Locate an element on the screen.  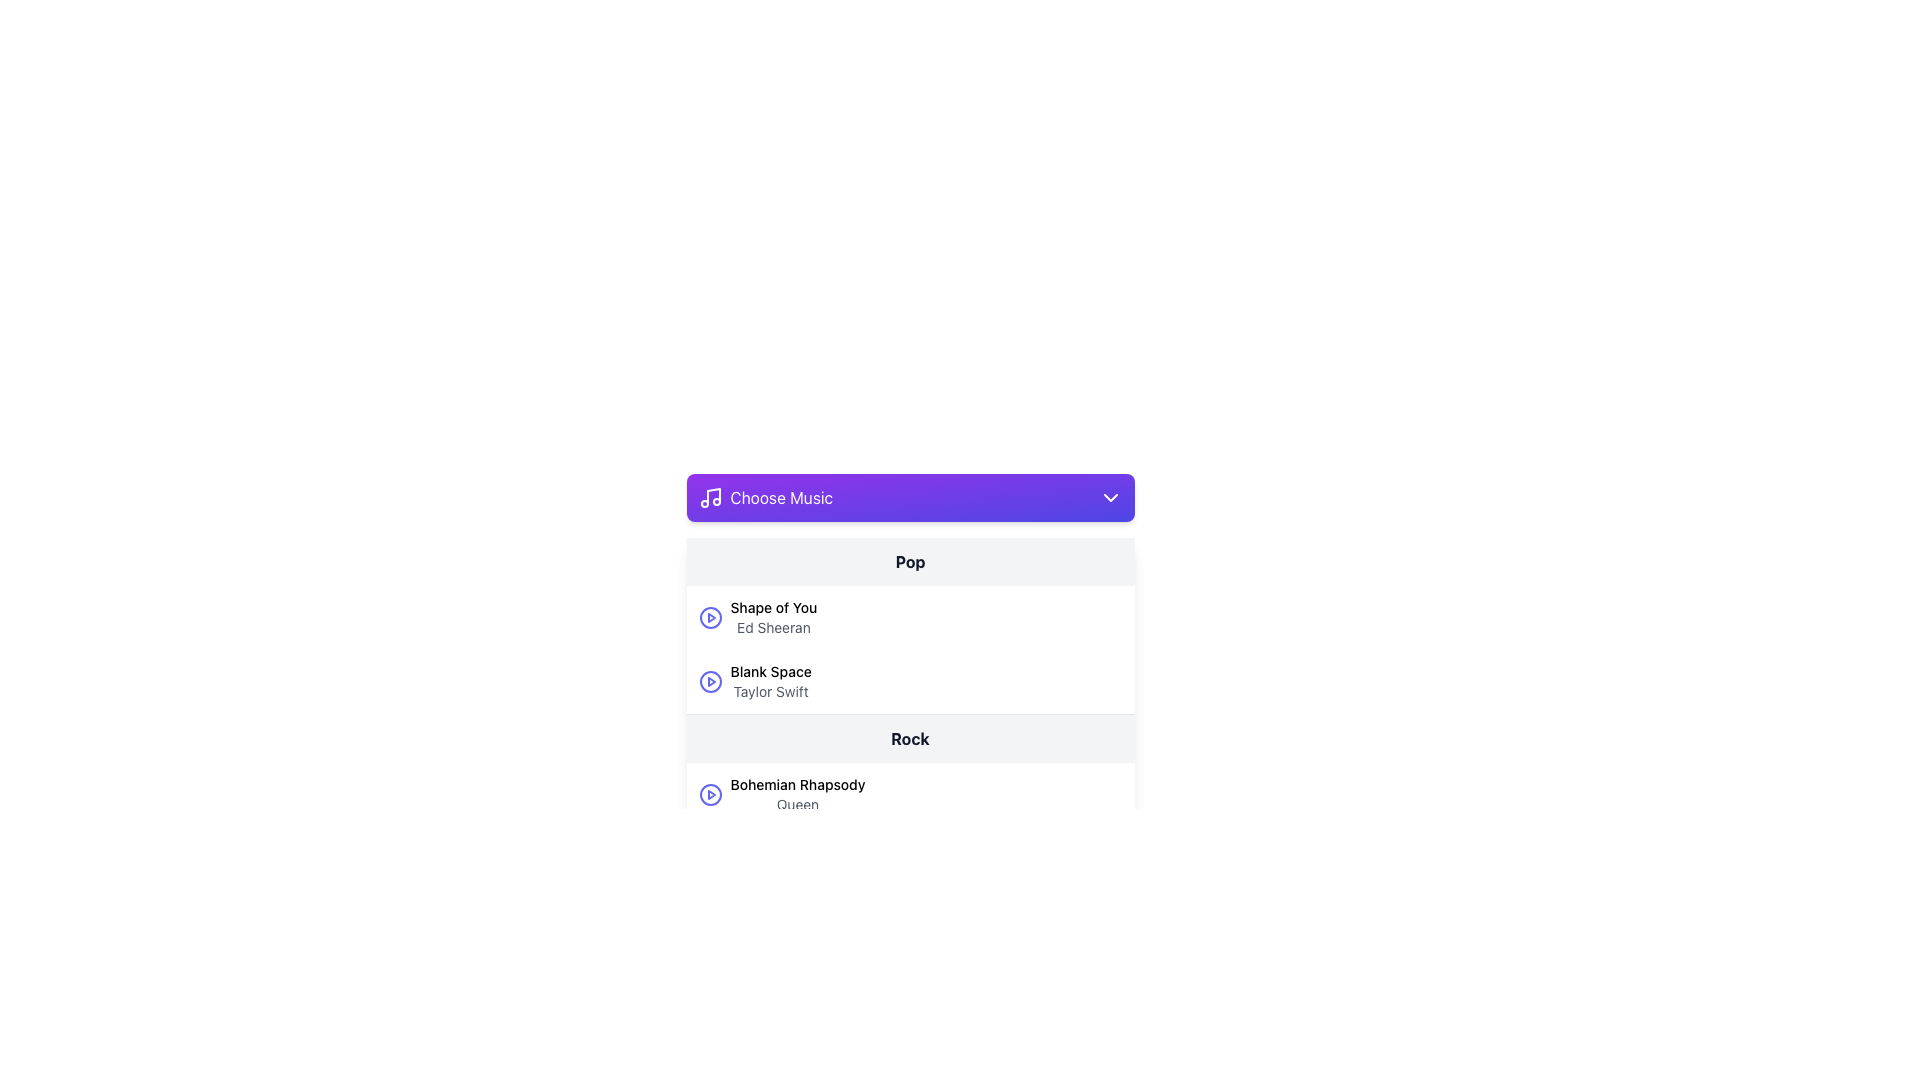
the Text Label identifying the song or item under the 'Pop' category is located at coordinates (770, 671).